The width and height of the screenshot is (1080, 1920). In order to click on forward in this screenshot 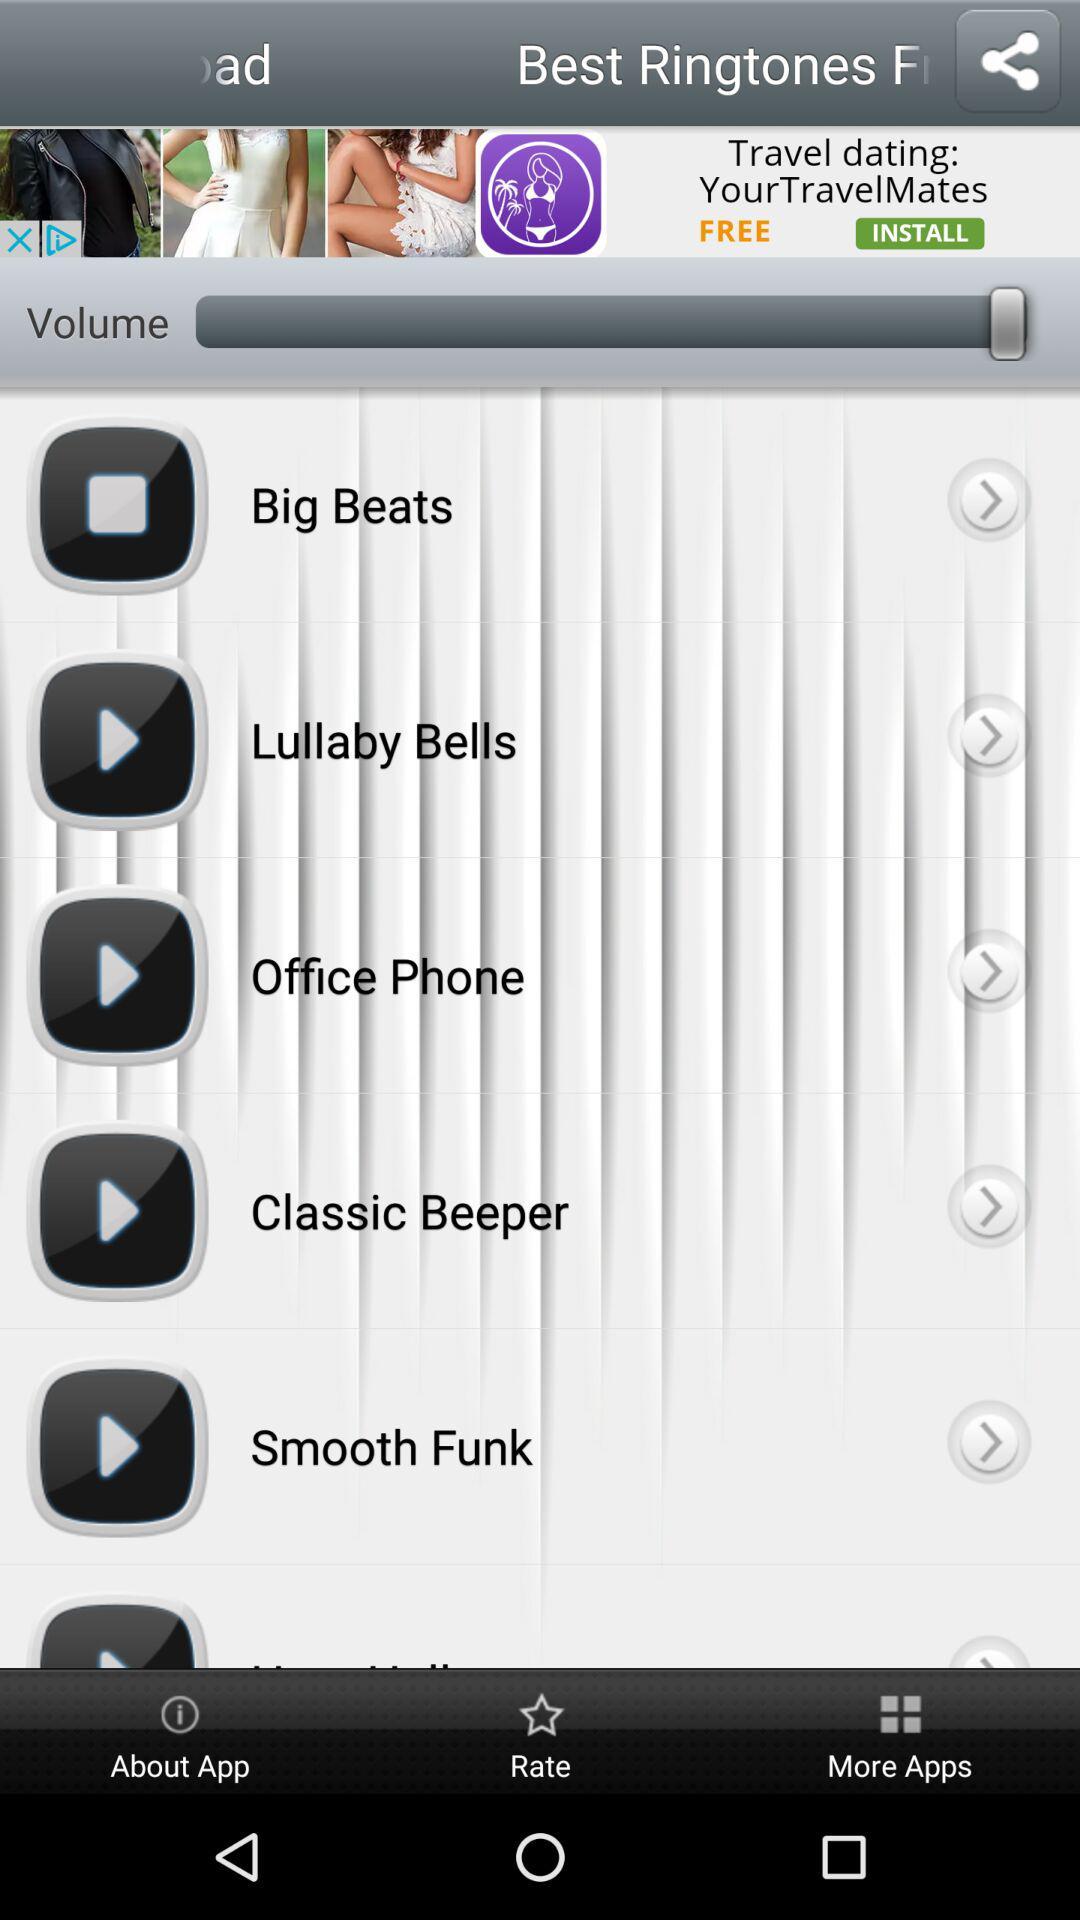, I will do `click(987, 504)`.